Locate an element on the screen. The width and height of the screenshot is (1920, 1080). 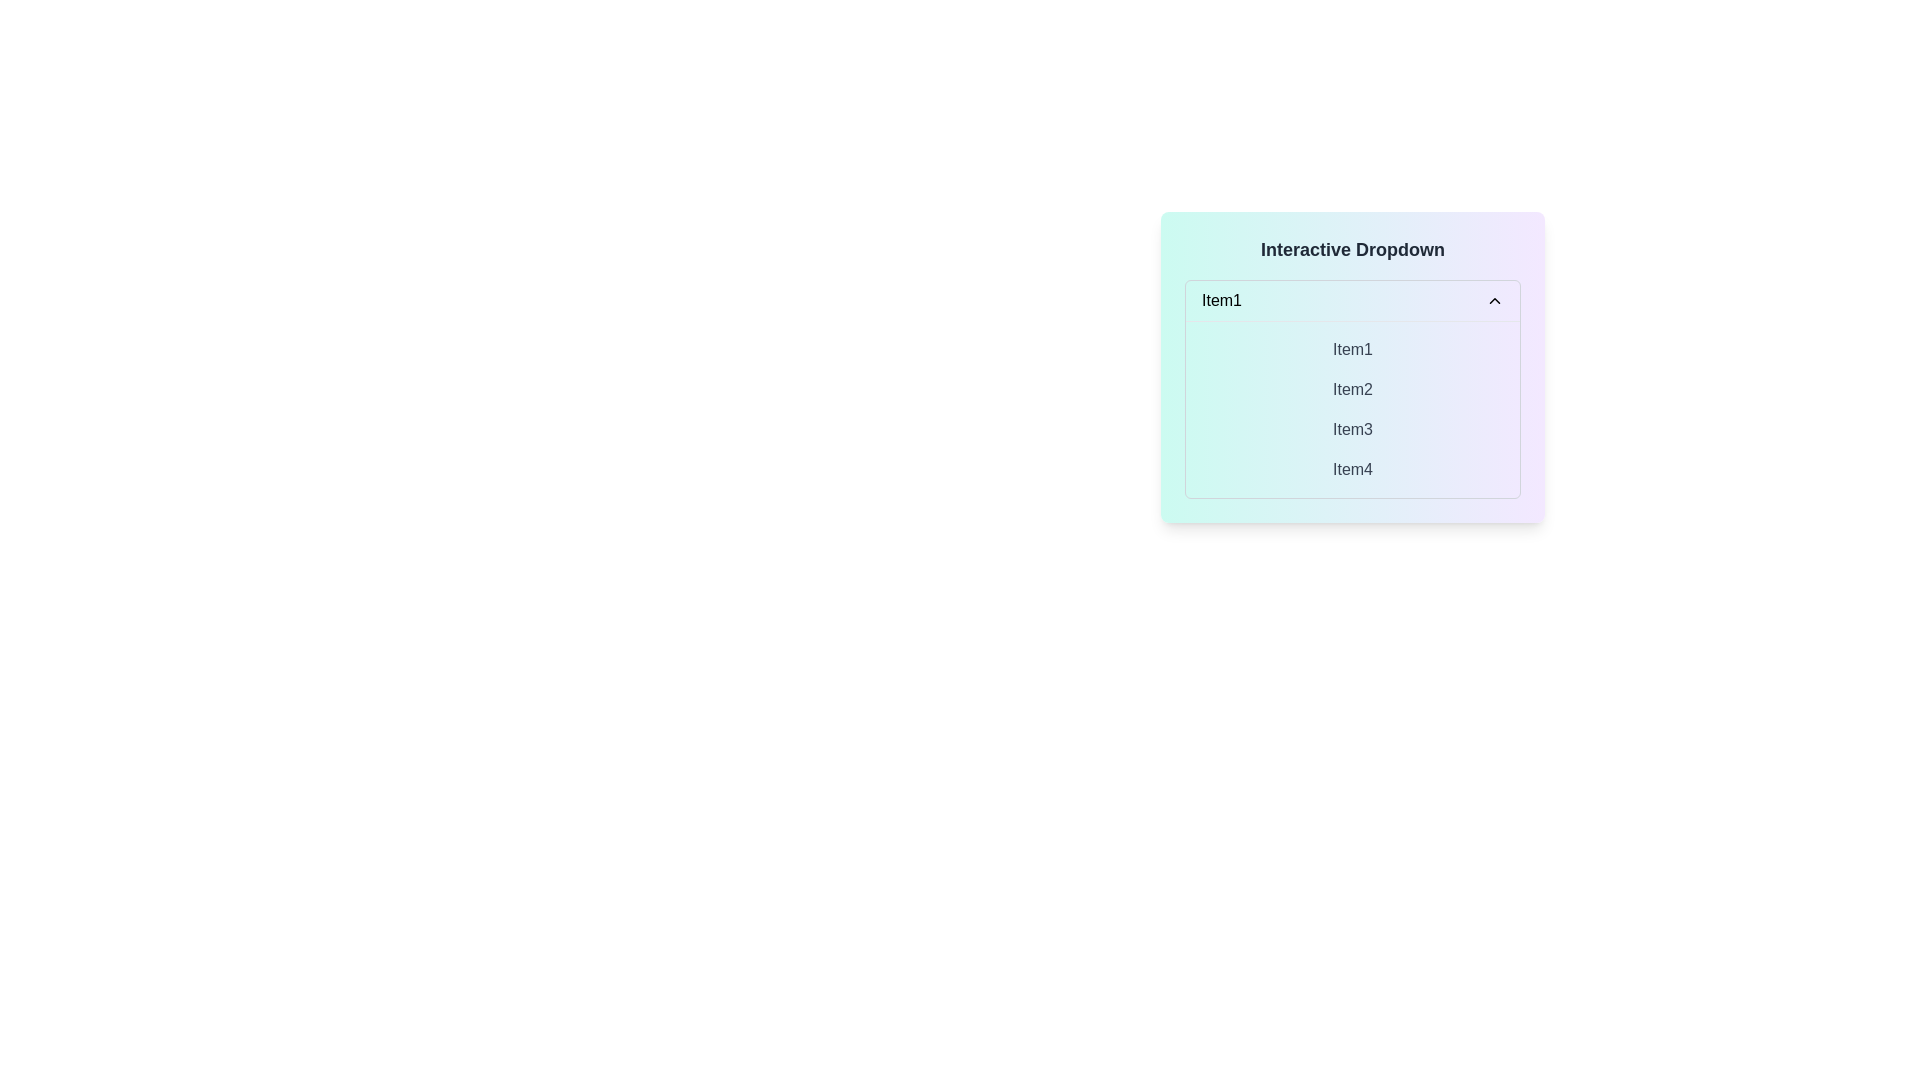
the upward-facing chevron icon located on the right side of the horizontal bar labeled 'Item1' is located at coordinates (1494, 300).